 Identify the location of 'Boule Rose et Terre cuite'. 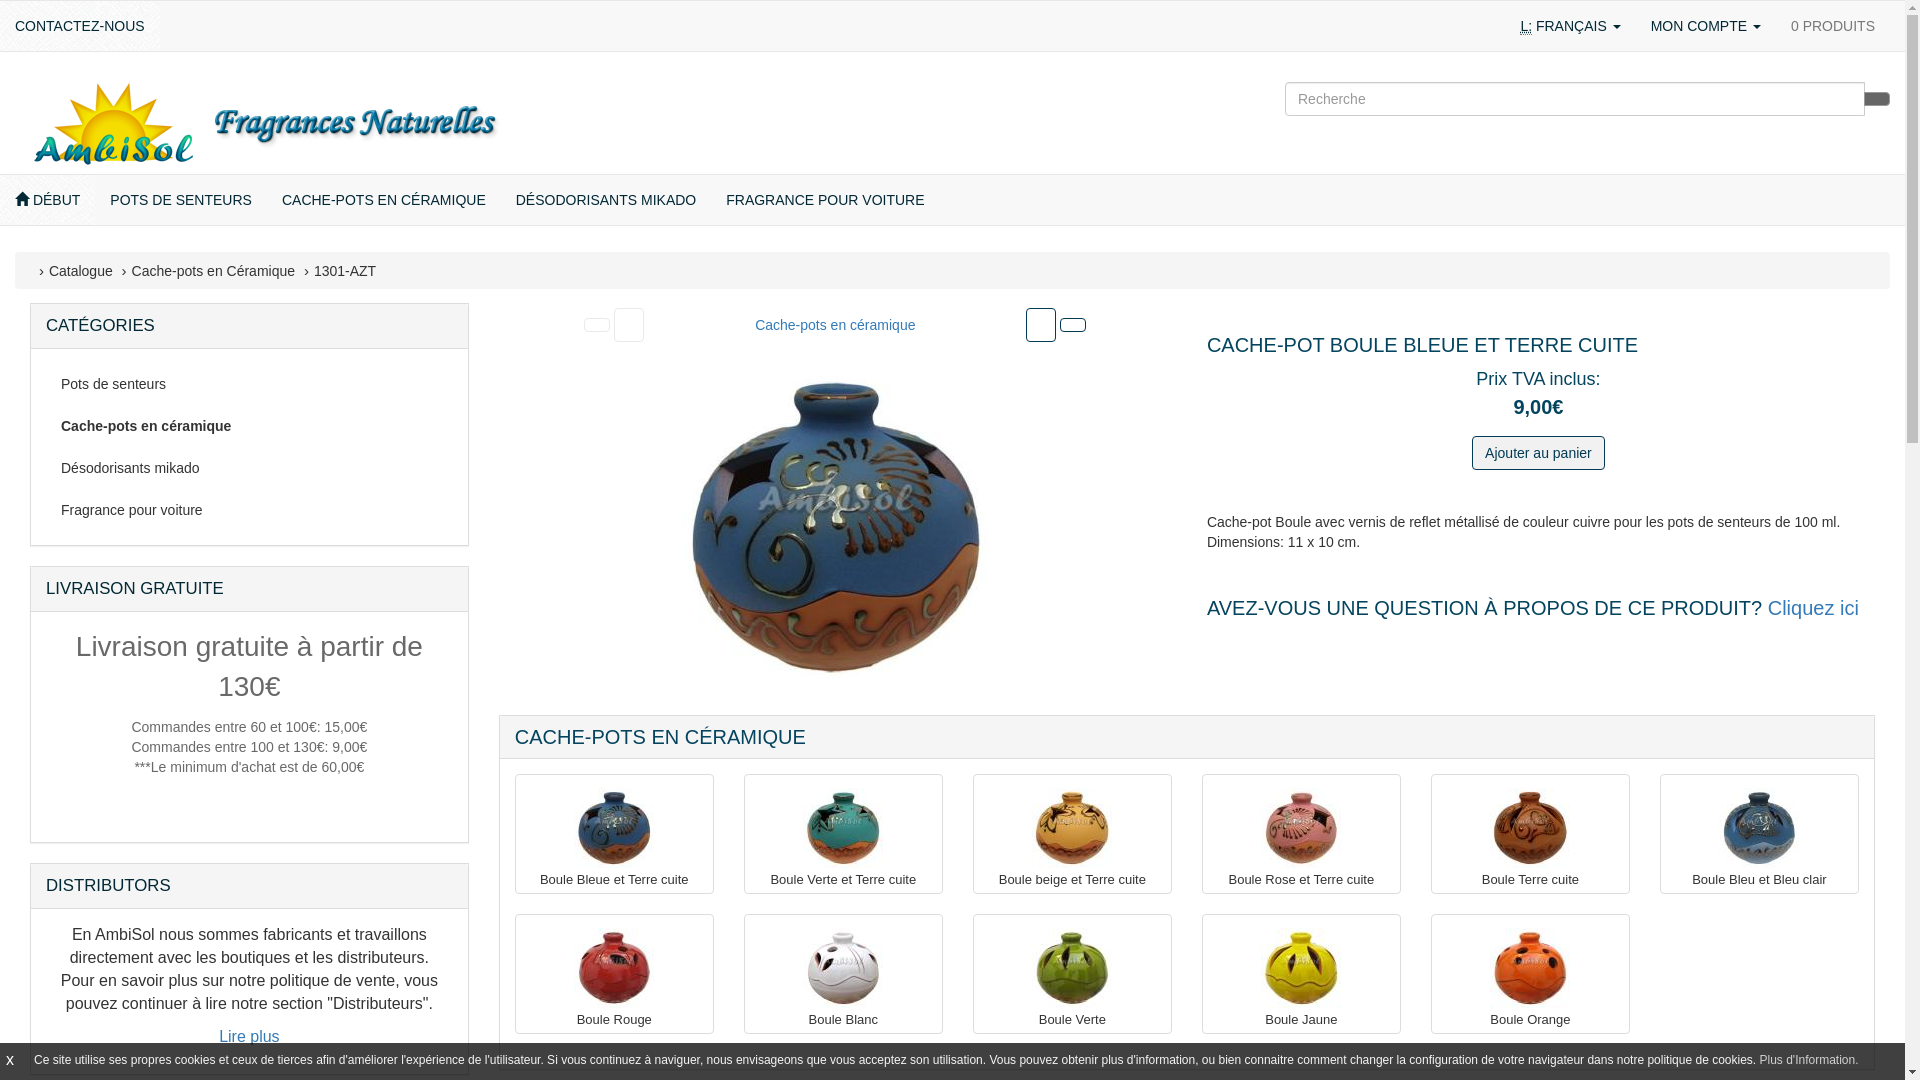
(1300, 828).